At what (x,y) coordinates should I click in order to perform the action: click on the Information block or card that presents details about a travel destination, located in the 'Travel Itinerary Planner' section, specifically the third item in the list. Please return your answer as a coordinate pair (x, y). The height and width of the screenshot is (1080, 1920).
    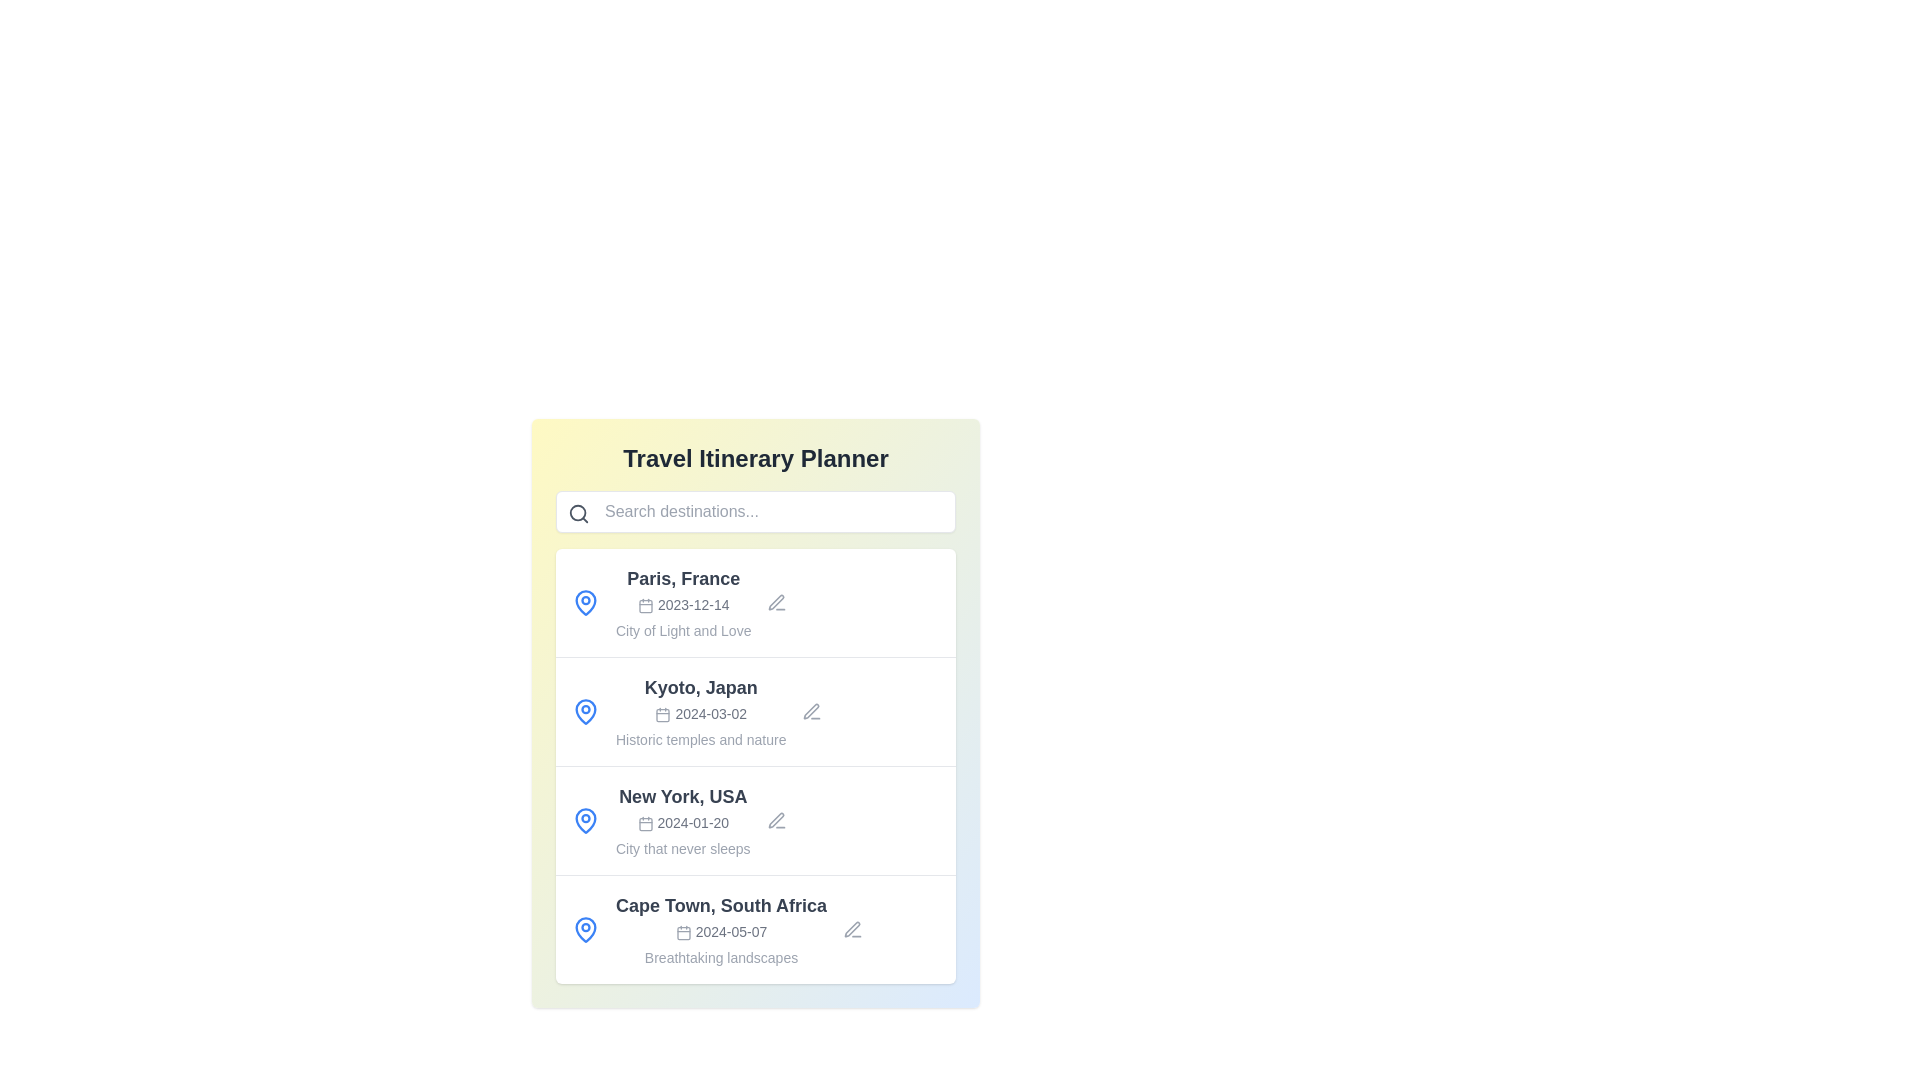
    Looking at the image, I should click on (683, 821).